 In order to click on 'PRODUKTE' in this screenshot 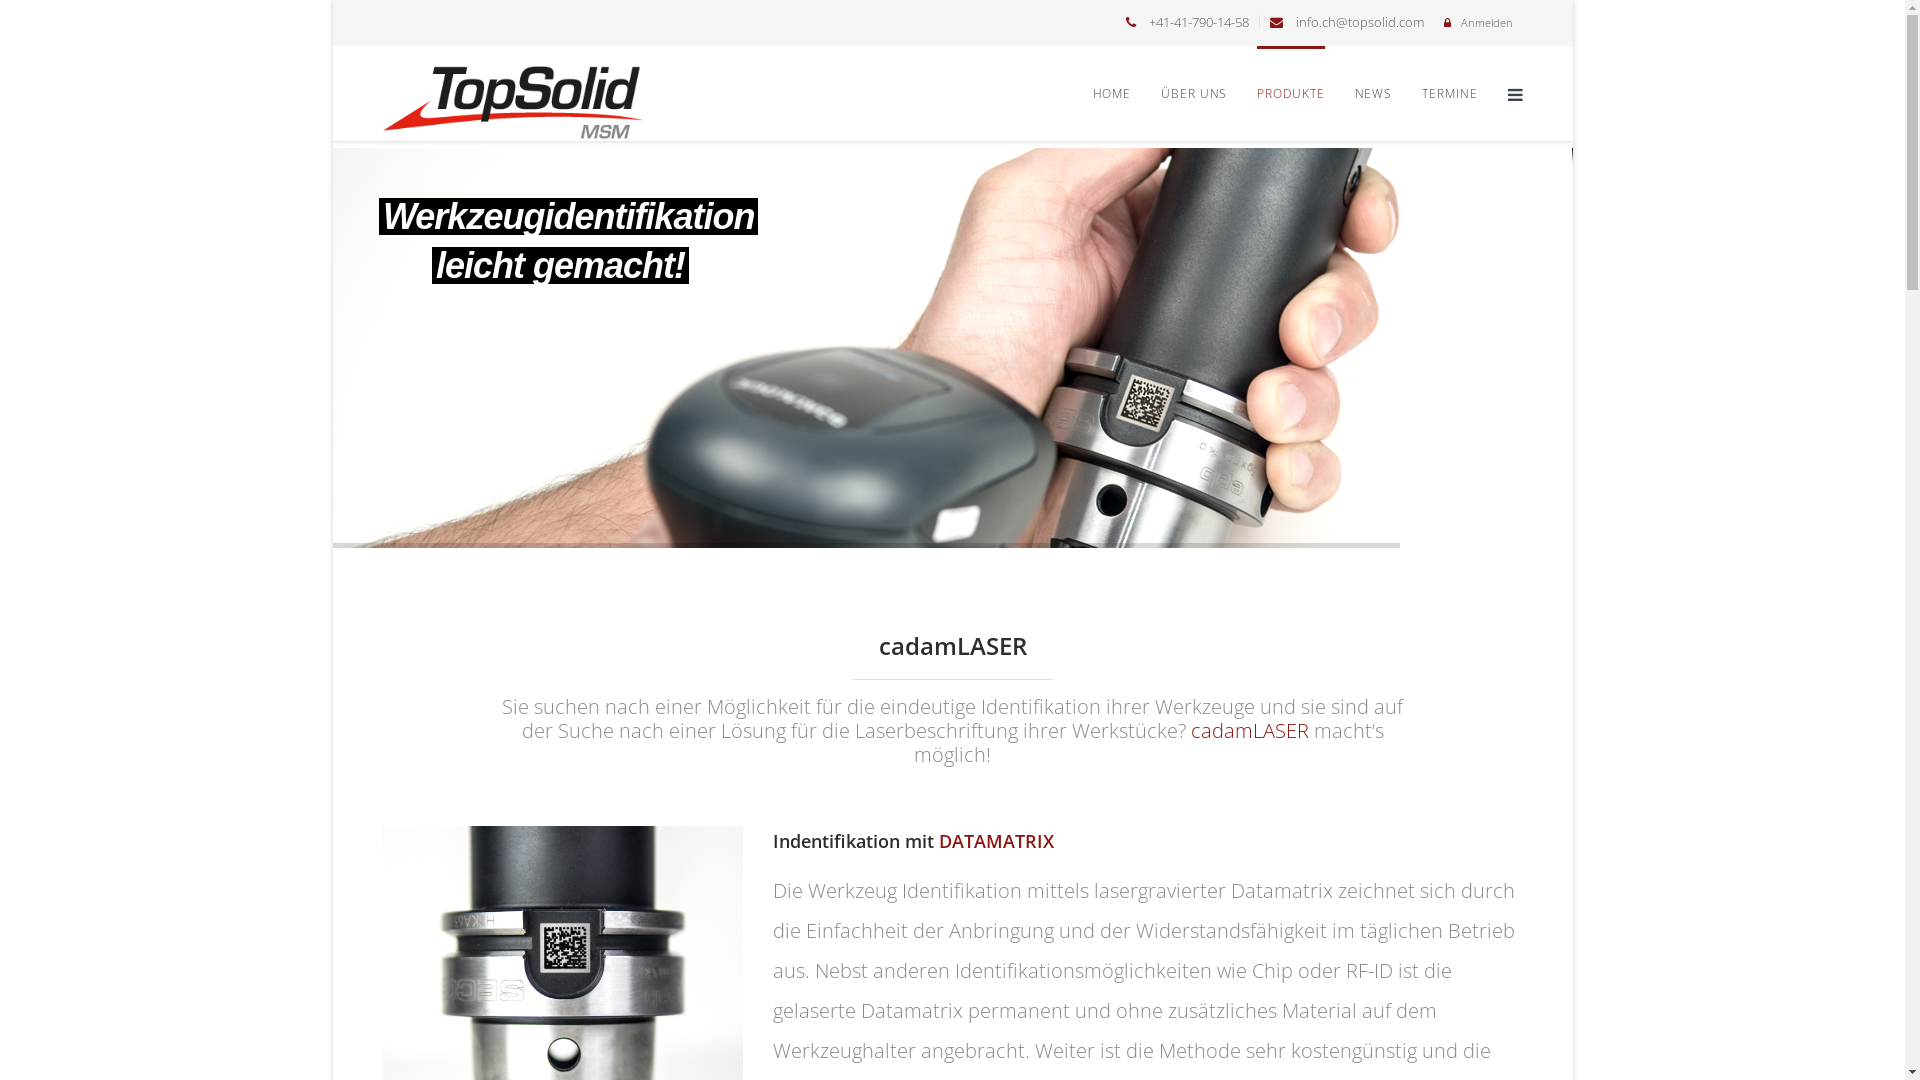, I will do `click(1256, 93)`.